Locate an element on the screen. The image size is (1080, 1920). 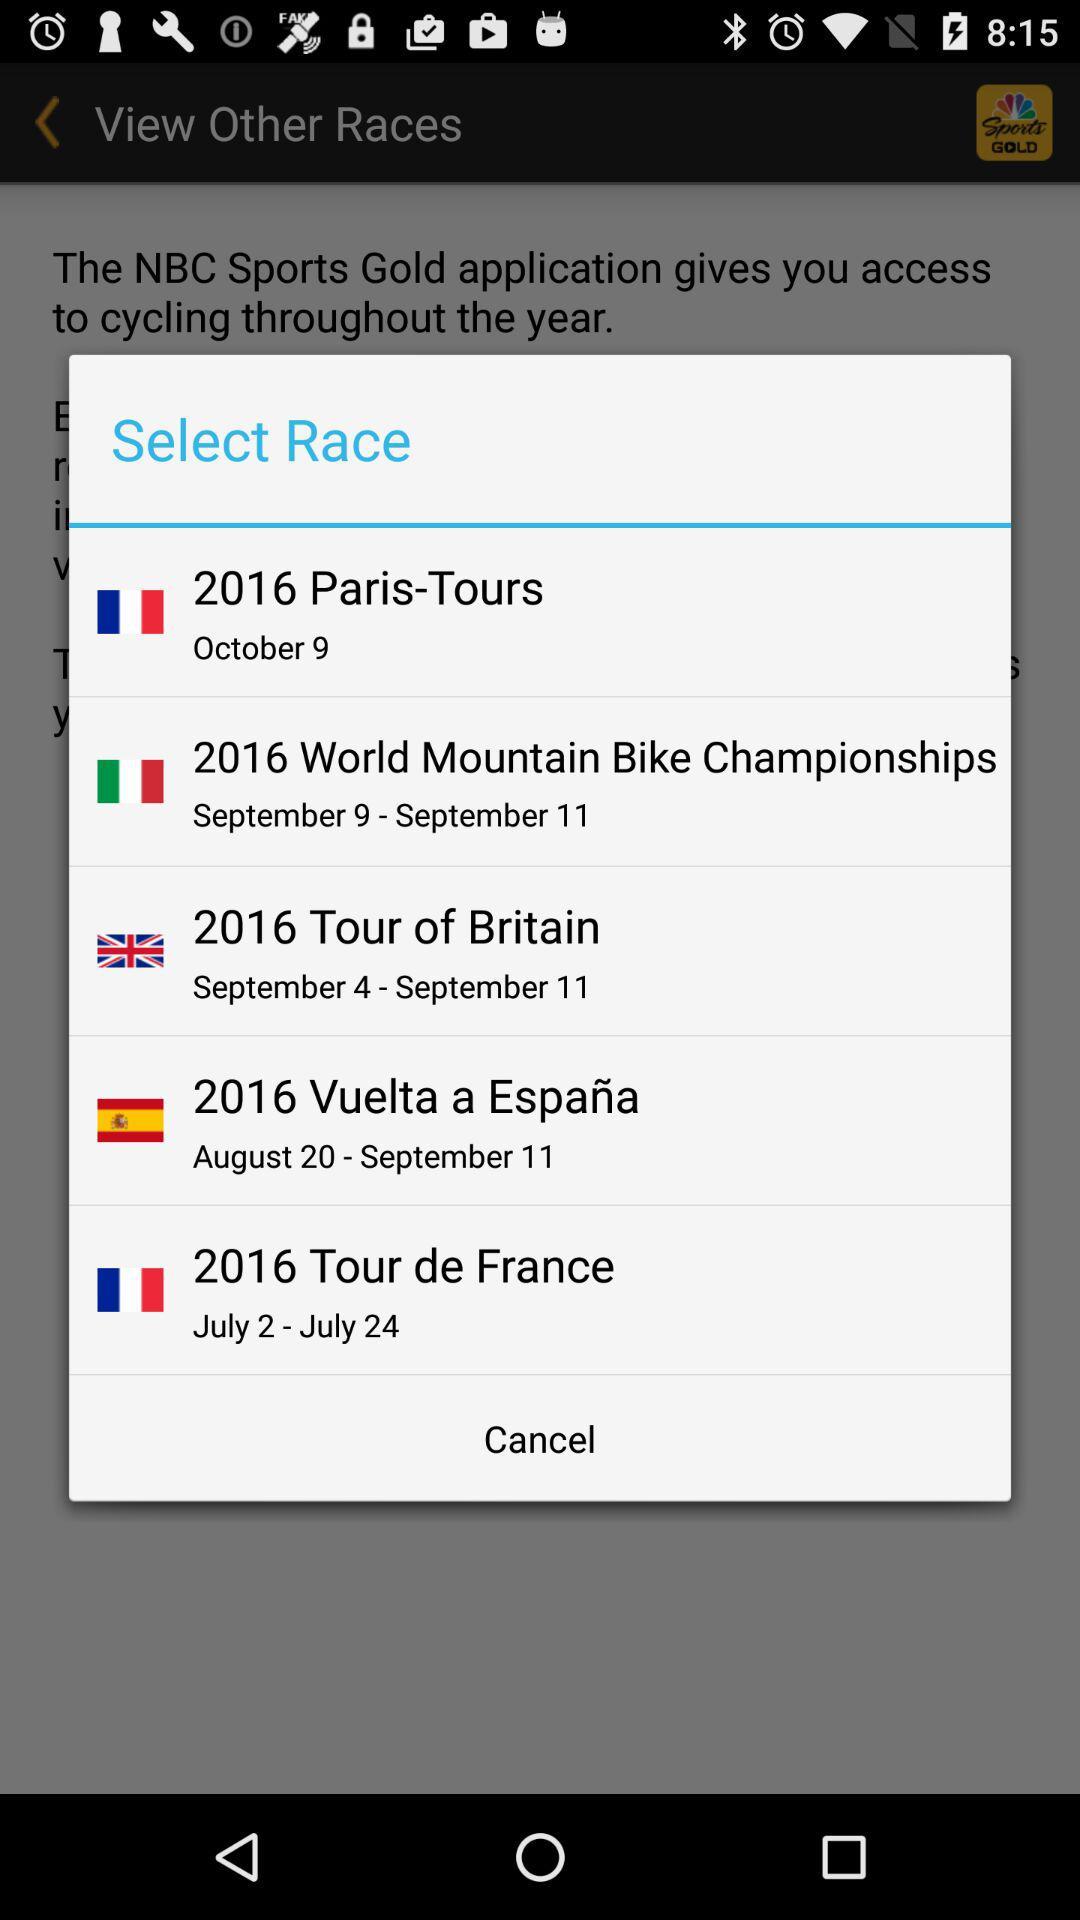
item below july 2 july item is located at coordinates (540, 1437).